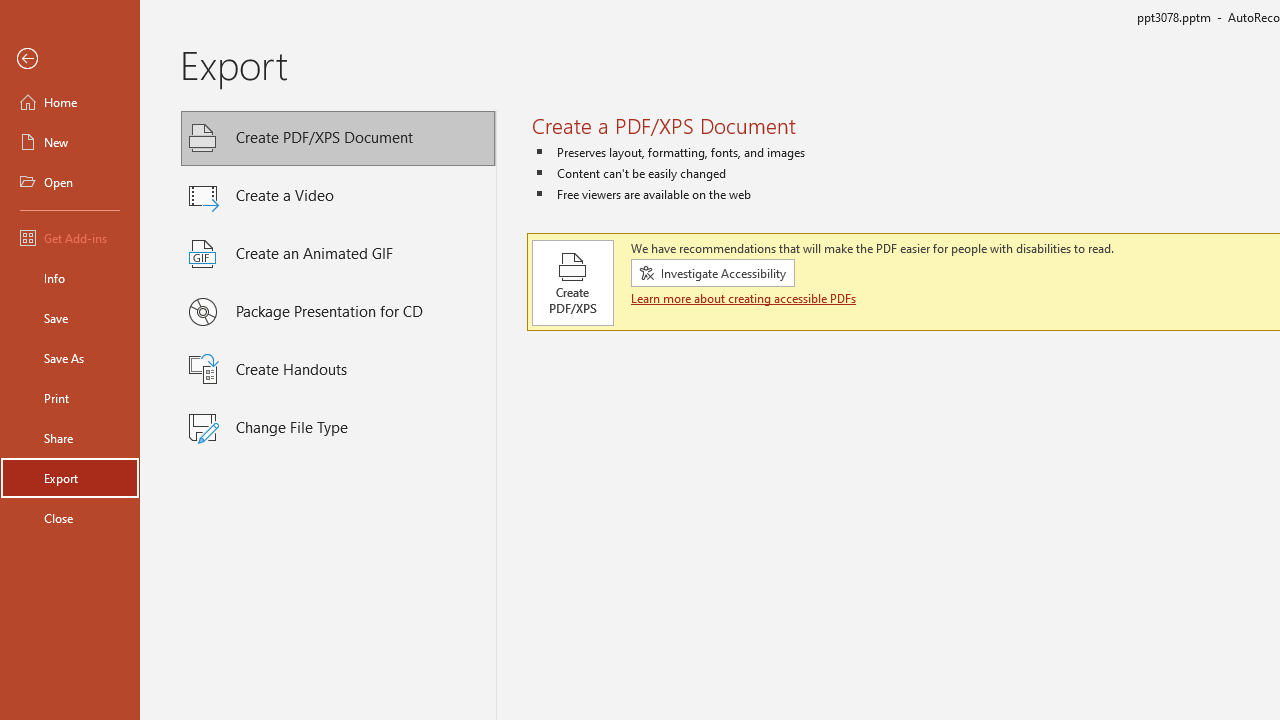 The image size is (1280, 720). What do you see at coordinates (69, 140) in the screenshot?
I see `'New'` at bounding box center [69, 140].